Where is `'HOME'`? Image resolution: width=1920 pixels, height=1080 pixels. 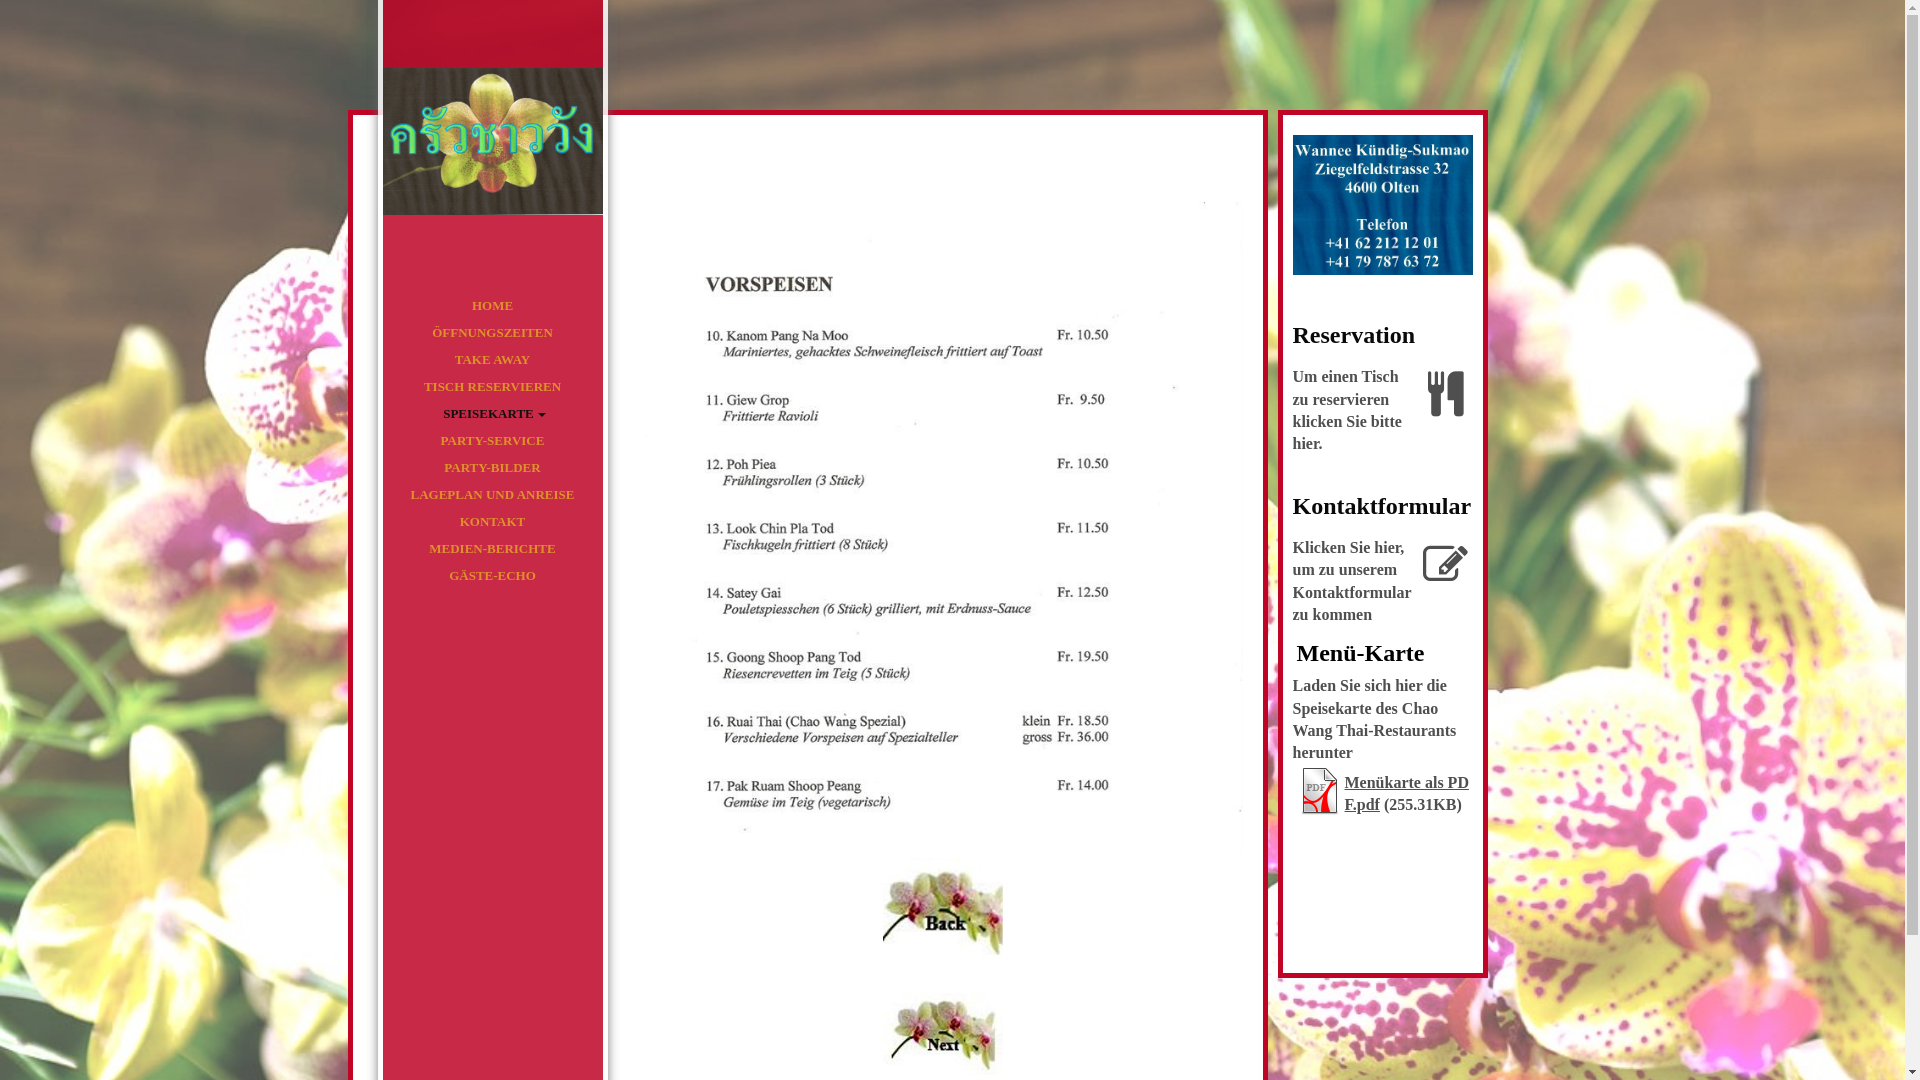
'HOME' is located at coordinates (491, 305).